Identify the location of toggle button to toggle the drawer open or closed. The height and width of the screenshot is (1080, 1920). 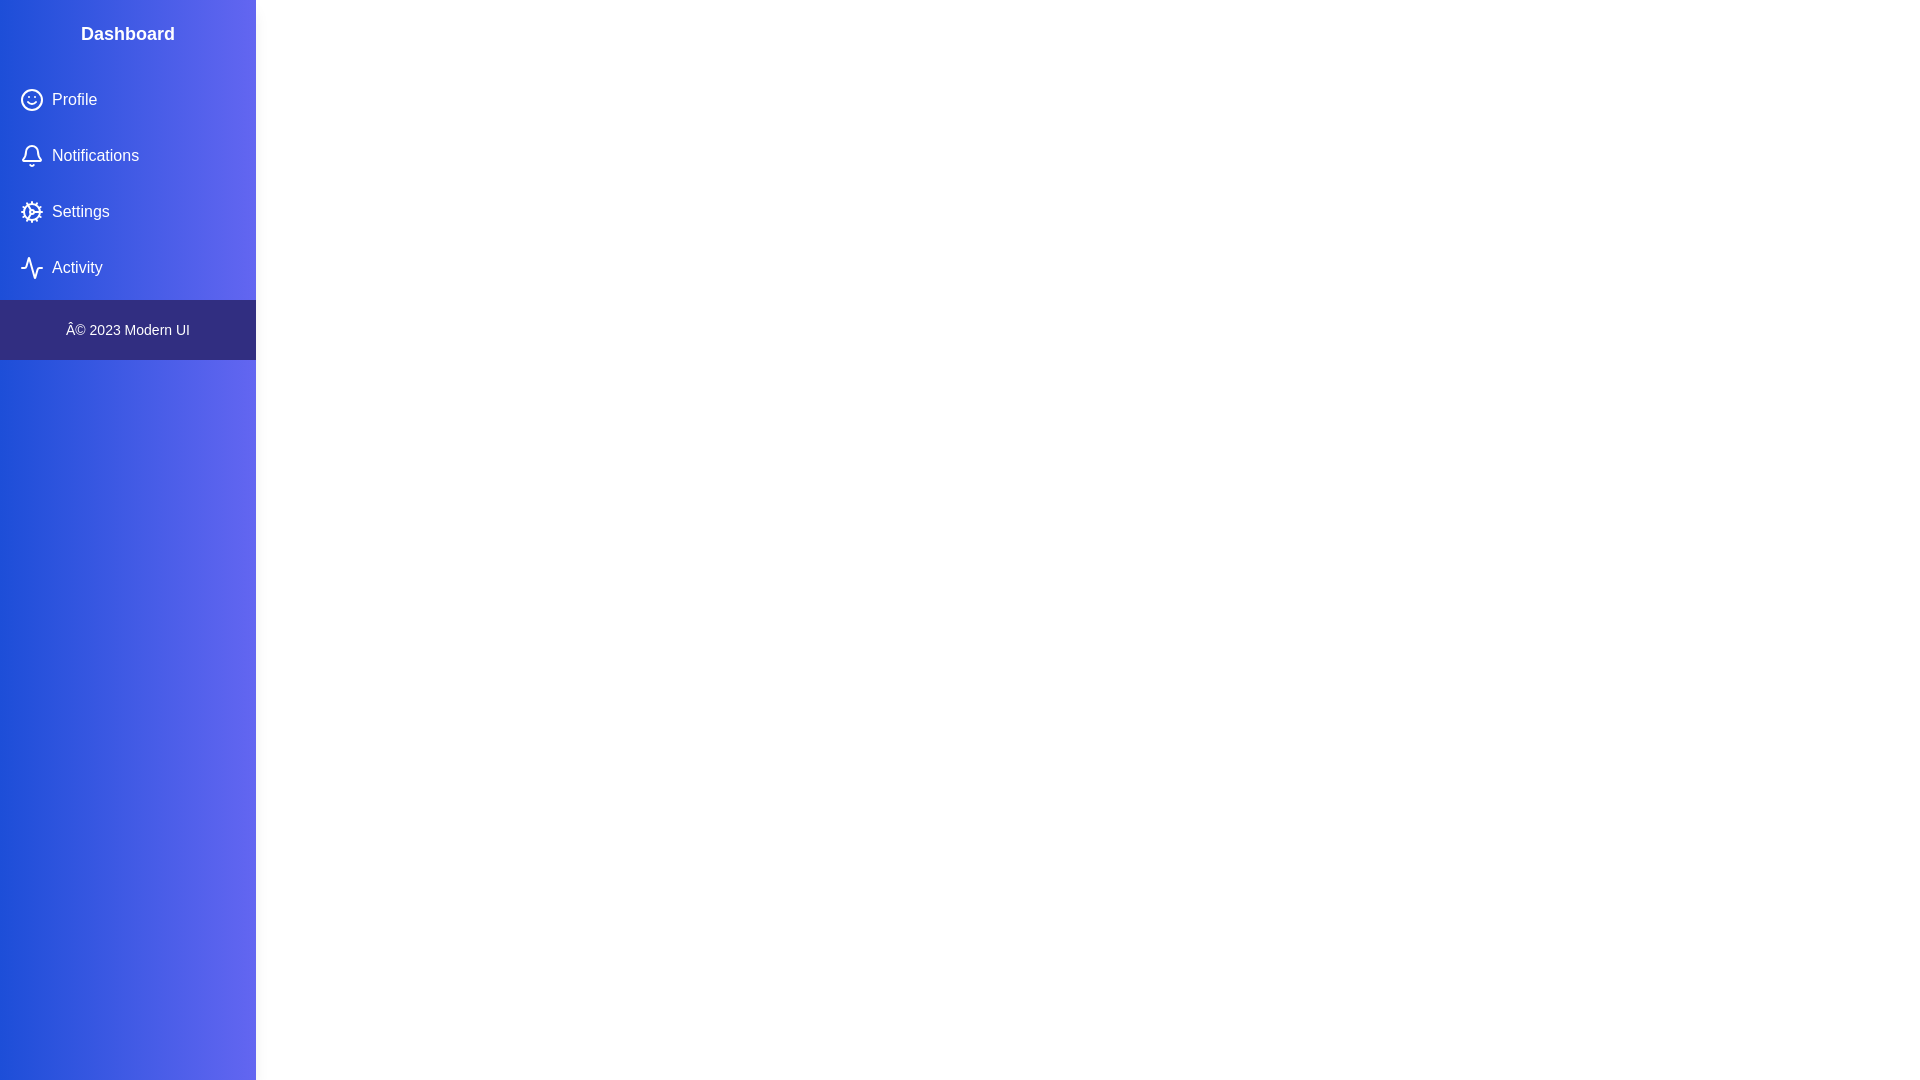
(35, 35).